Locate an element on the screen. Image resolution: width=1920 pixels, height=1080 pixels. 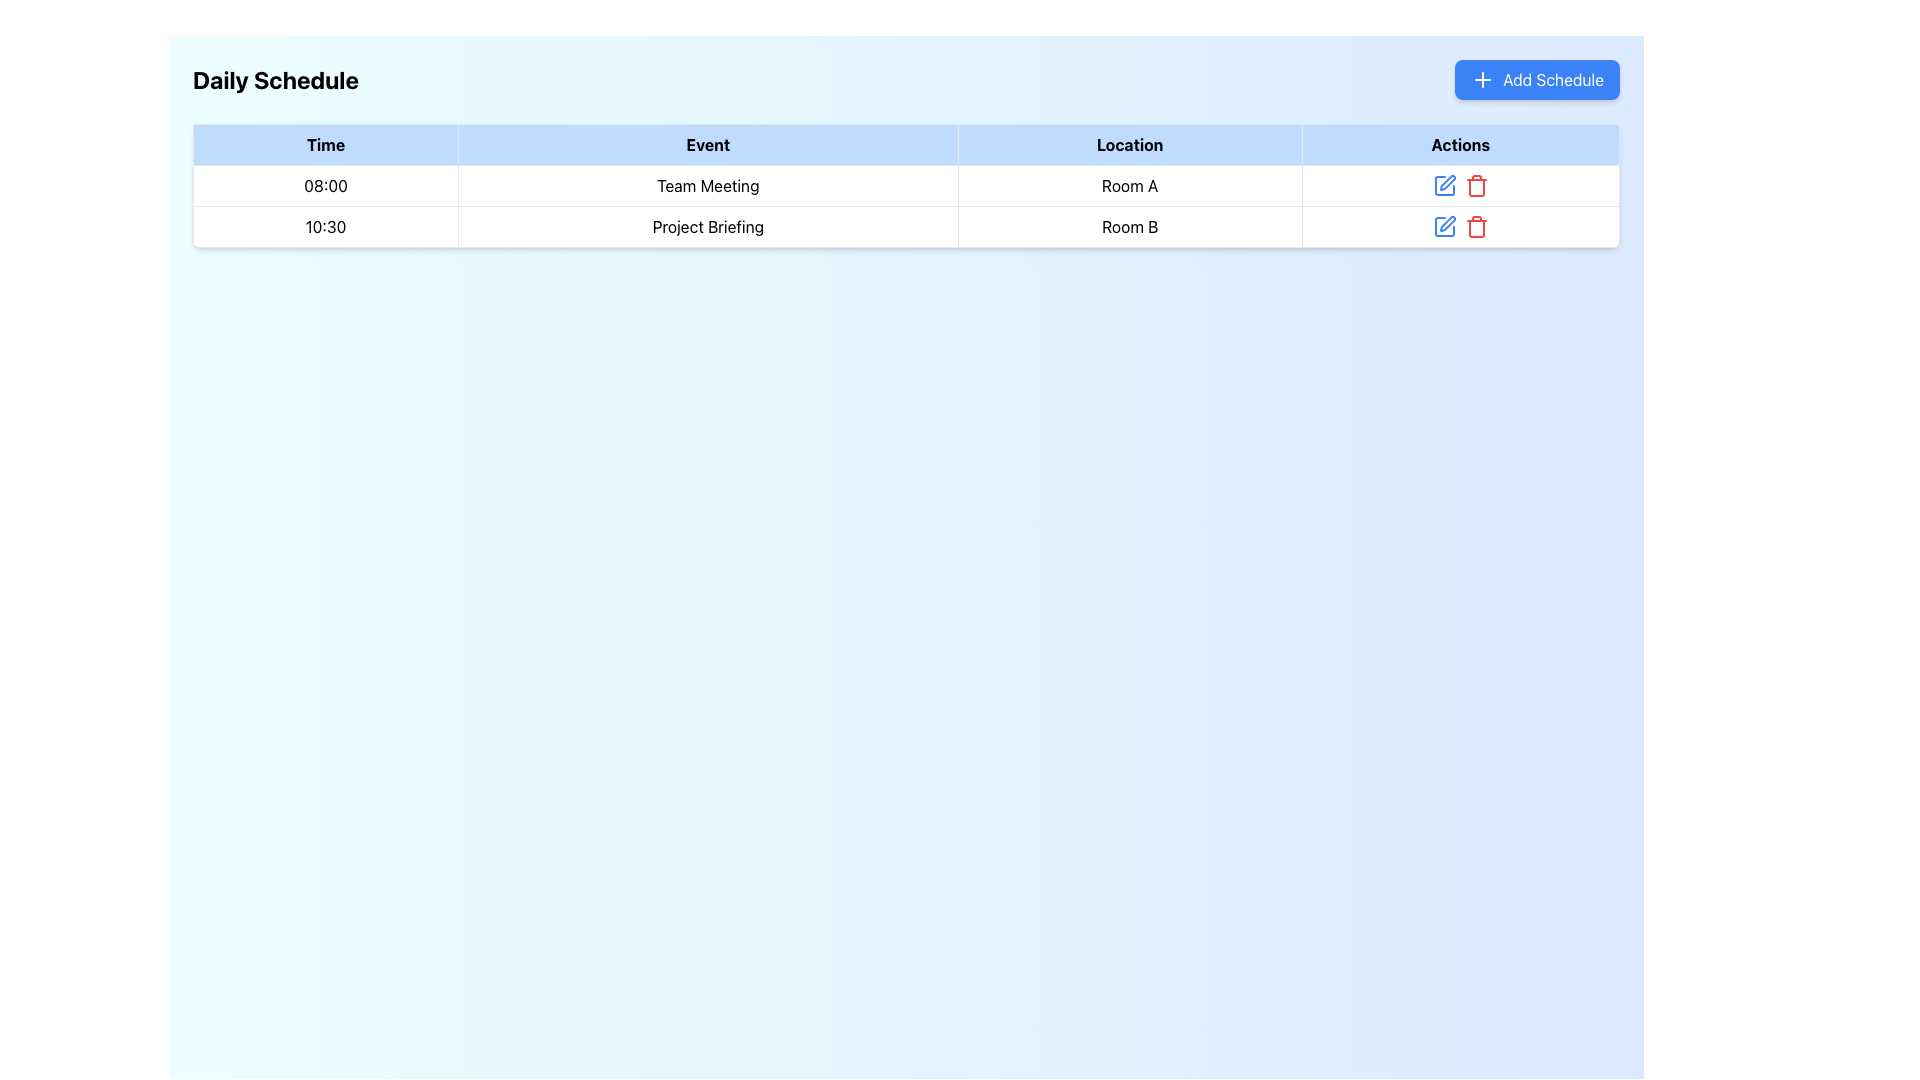
the second row in the table displaying meeting details is located at coordinates (905, 226).